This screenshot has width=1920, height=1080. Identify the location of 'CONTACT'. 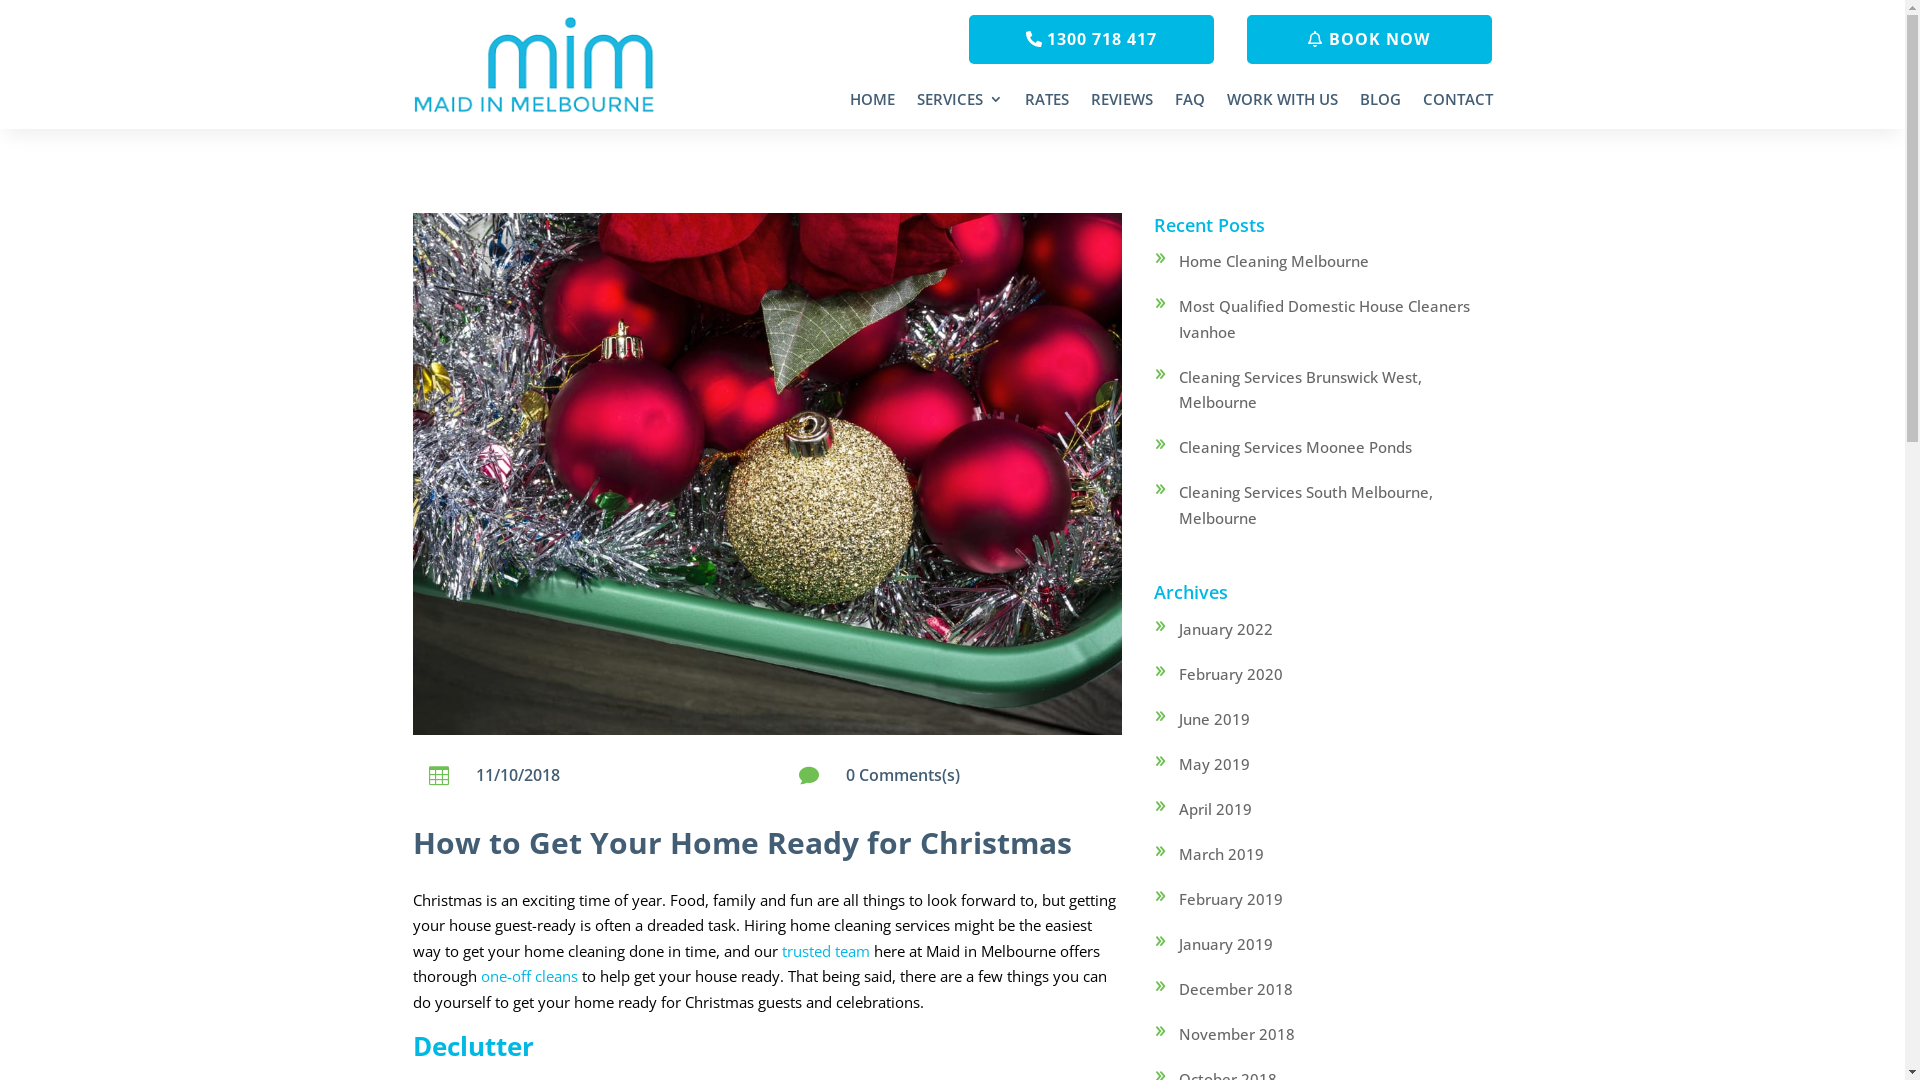
(1457, 103).